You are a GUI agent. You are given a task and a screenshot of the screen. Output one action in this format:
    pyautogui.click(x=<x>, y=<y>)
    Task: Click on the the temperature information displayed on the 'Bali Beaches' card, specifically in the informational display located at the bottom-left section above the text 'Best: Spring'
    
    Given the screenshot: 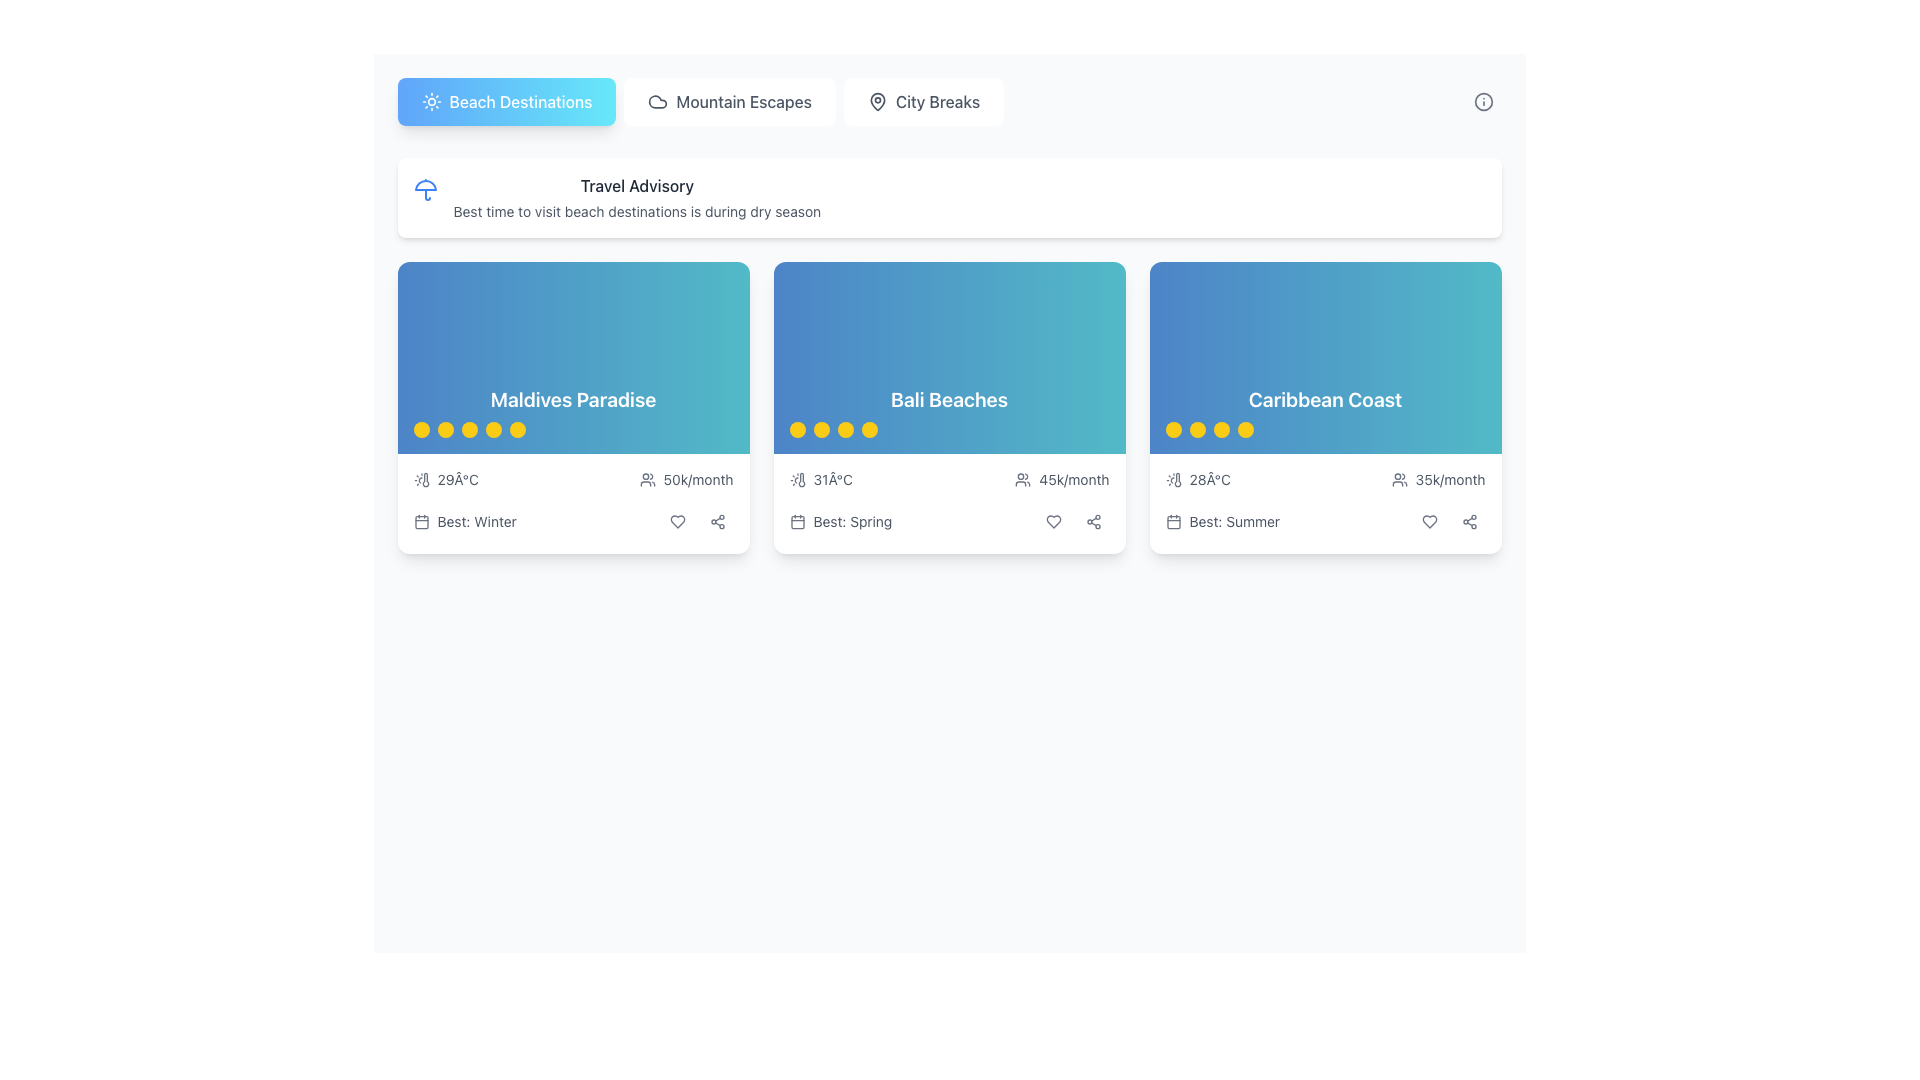 What is the action you would take?
    pyautogui.click(x=821, y=479)
    